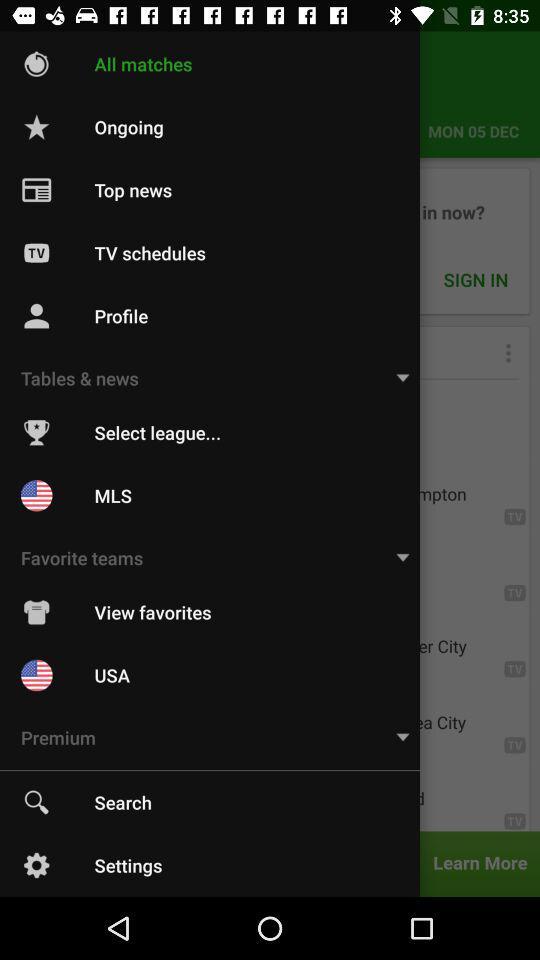  I want to click on tv icon, so click(36, 251).